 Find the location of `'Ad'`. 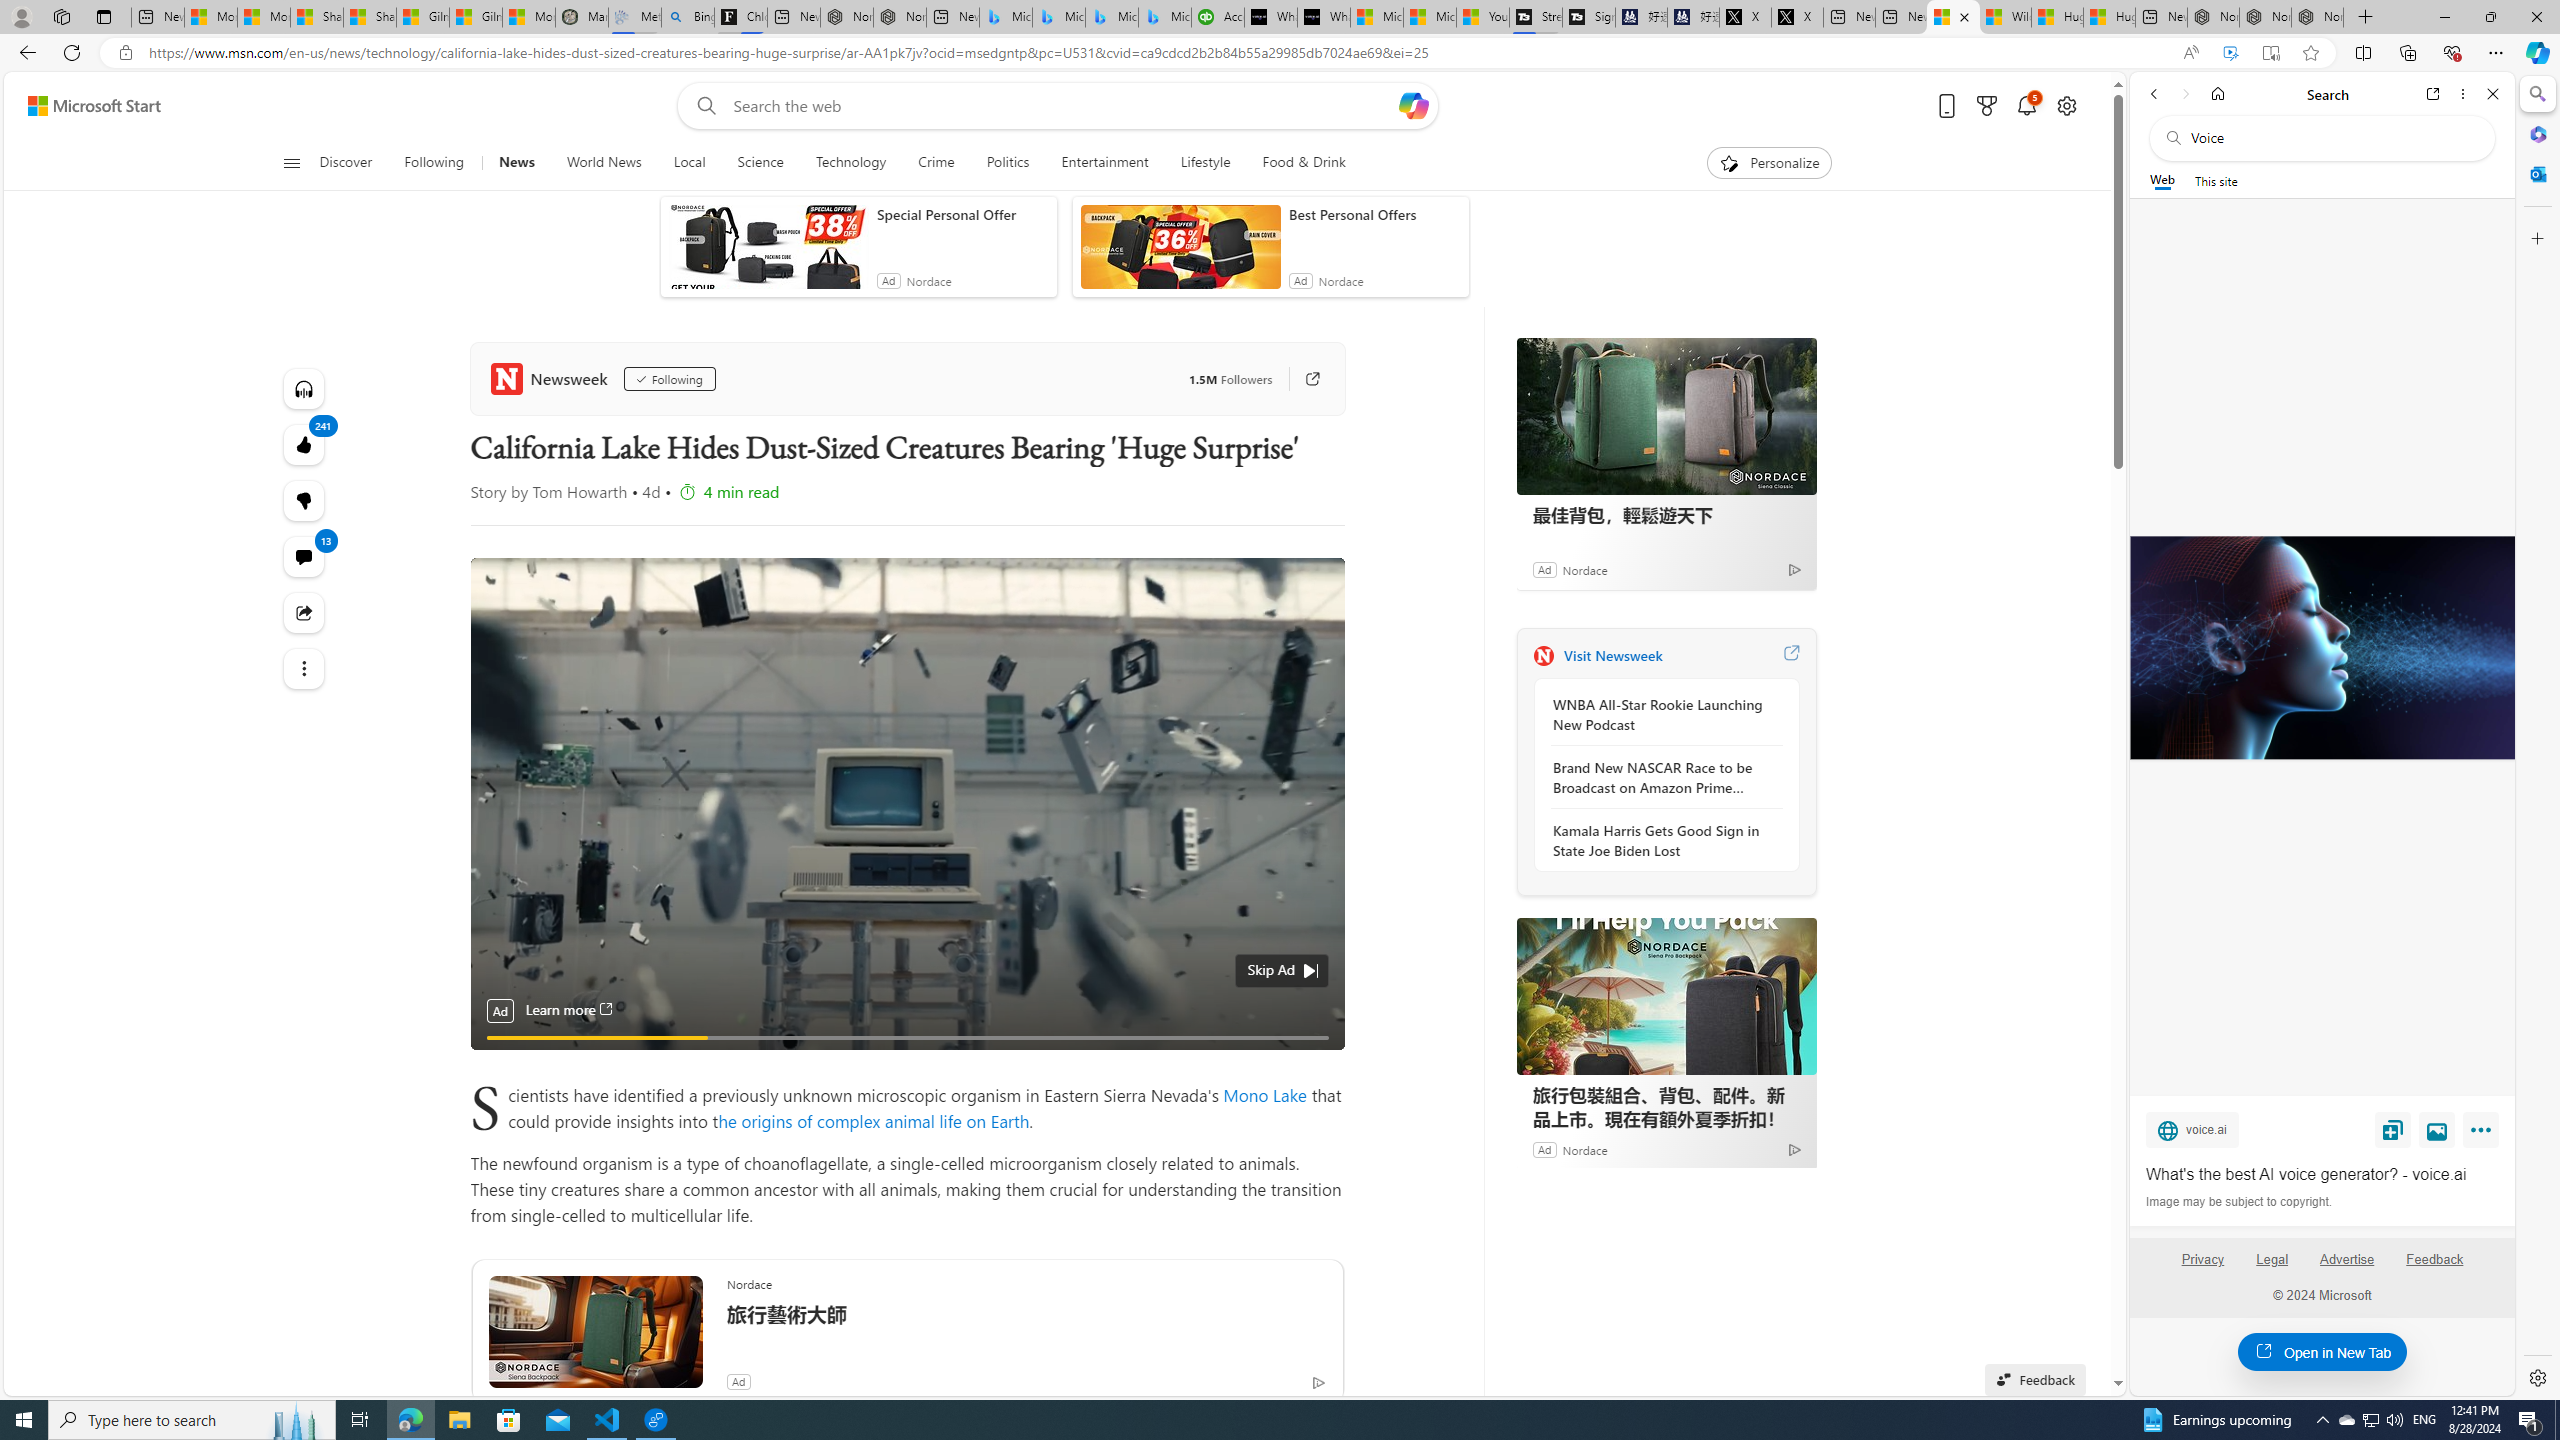

'Ad' is located at coordinates (1542, 1148).